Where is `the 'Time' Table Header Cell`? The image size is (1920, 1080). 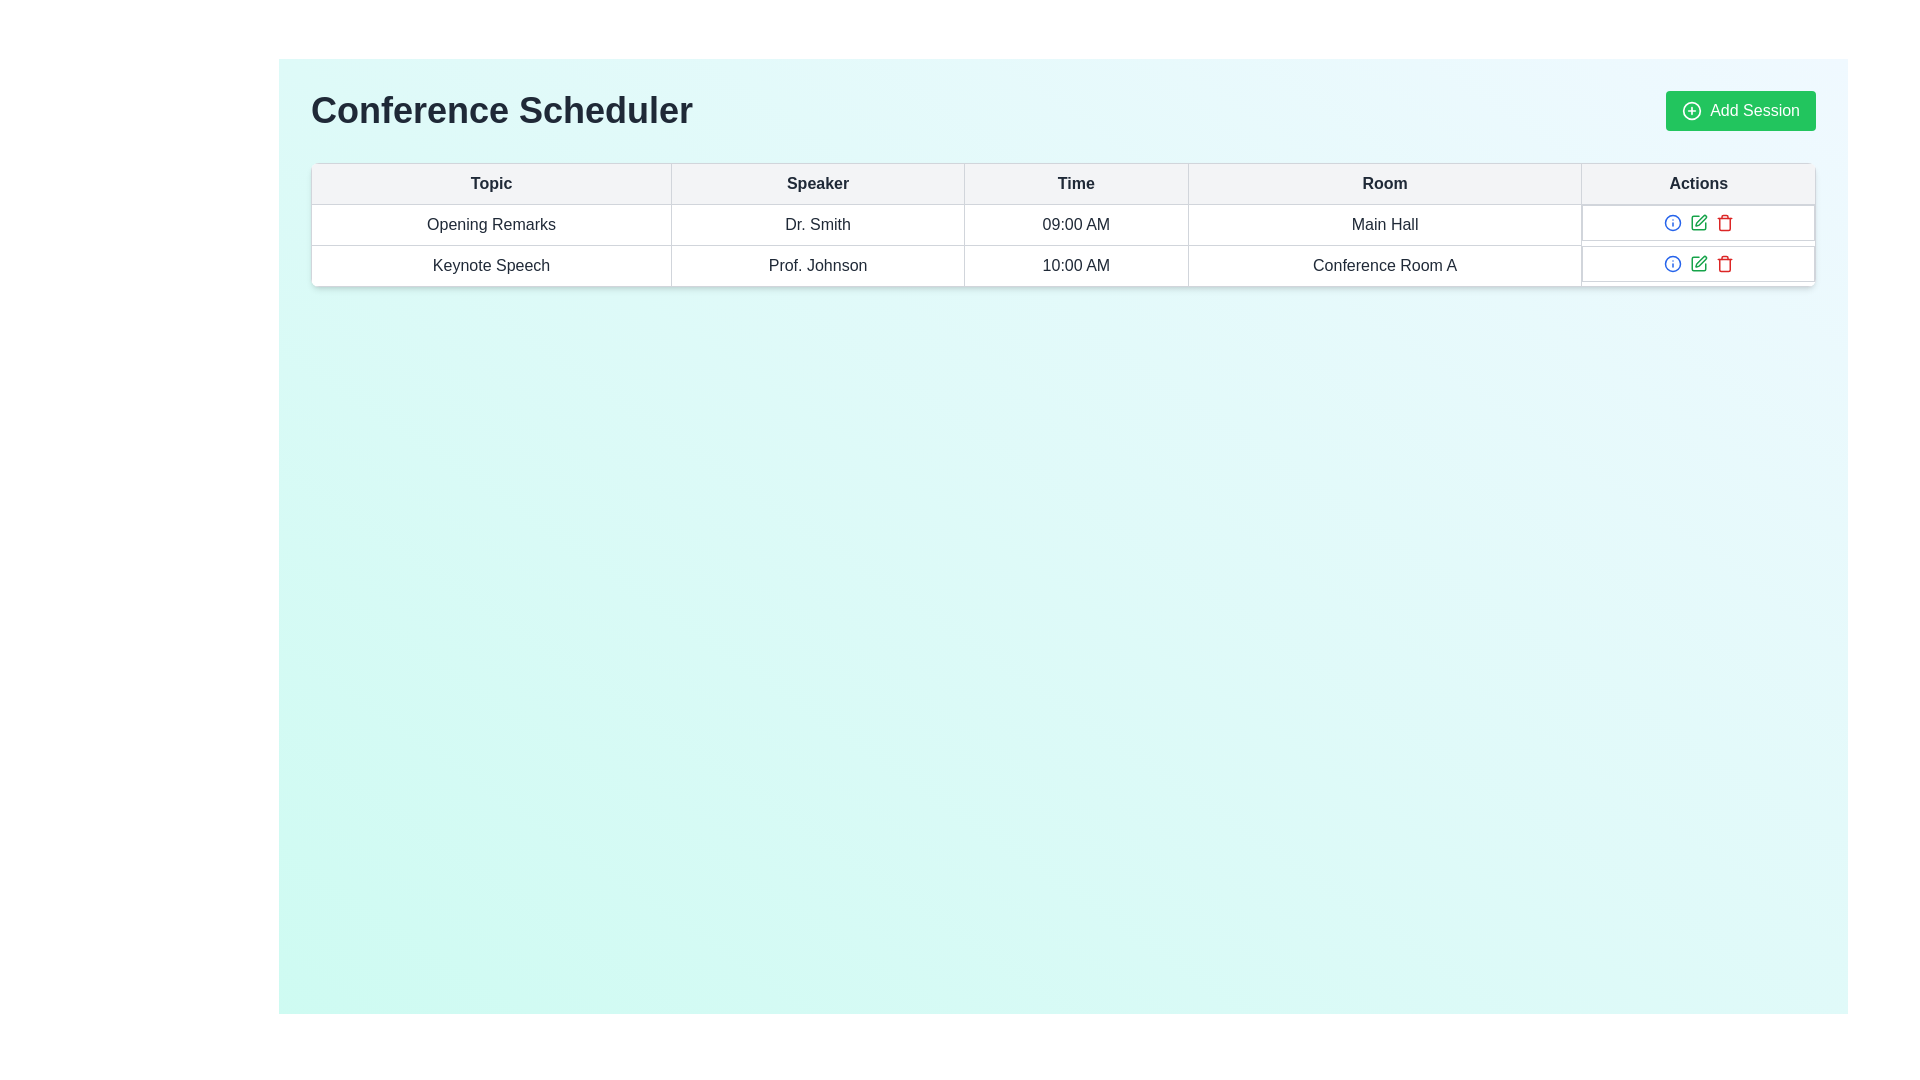
the 'Time' Table Header Cell is located at coordinates (1075, 184).